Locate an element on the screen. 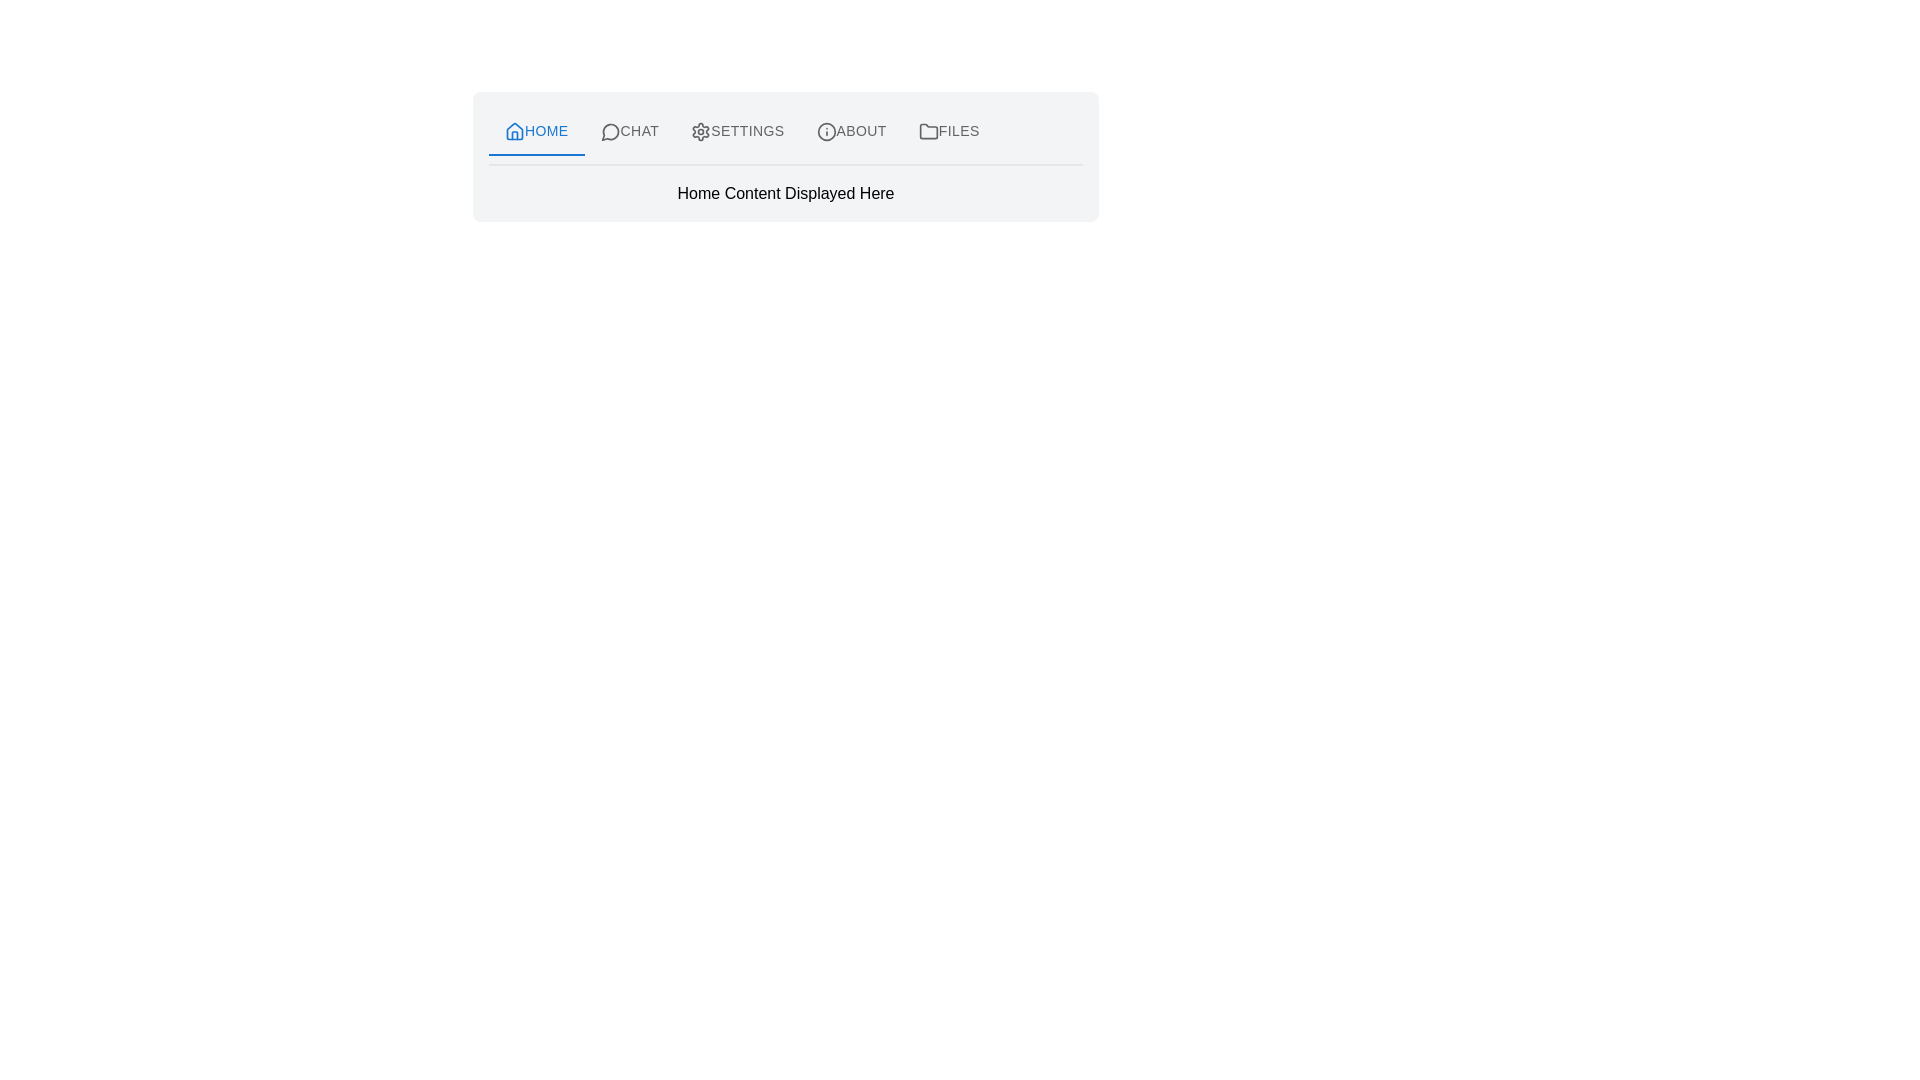 This screenshot has height=1080, width=1920. the decorative graphical element that is part of a circular icon, located in the navigation bar between the 'HOME' and 'SETTINGS' icons is located at coordinates (609, 132).